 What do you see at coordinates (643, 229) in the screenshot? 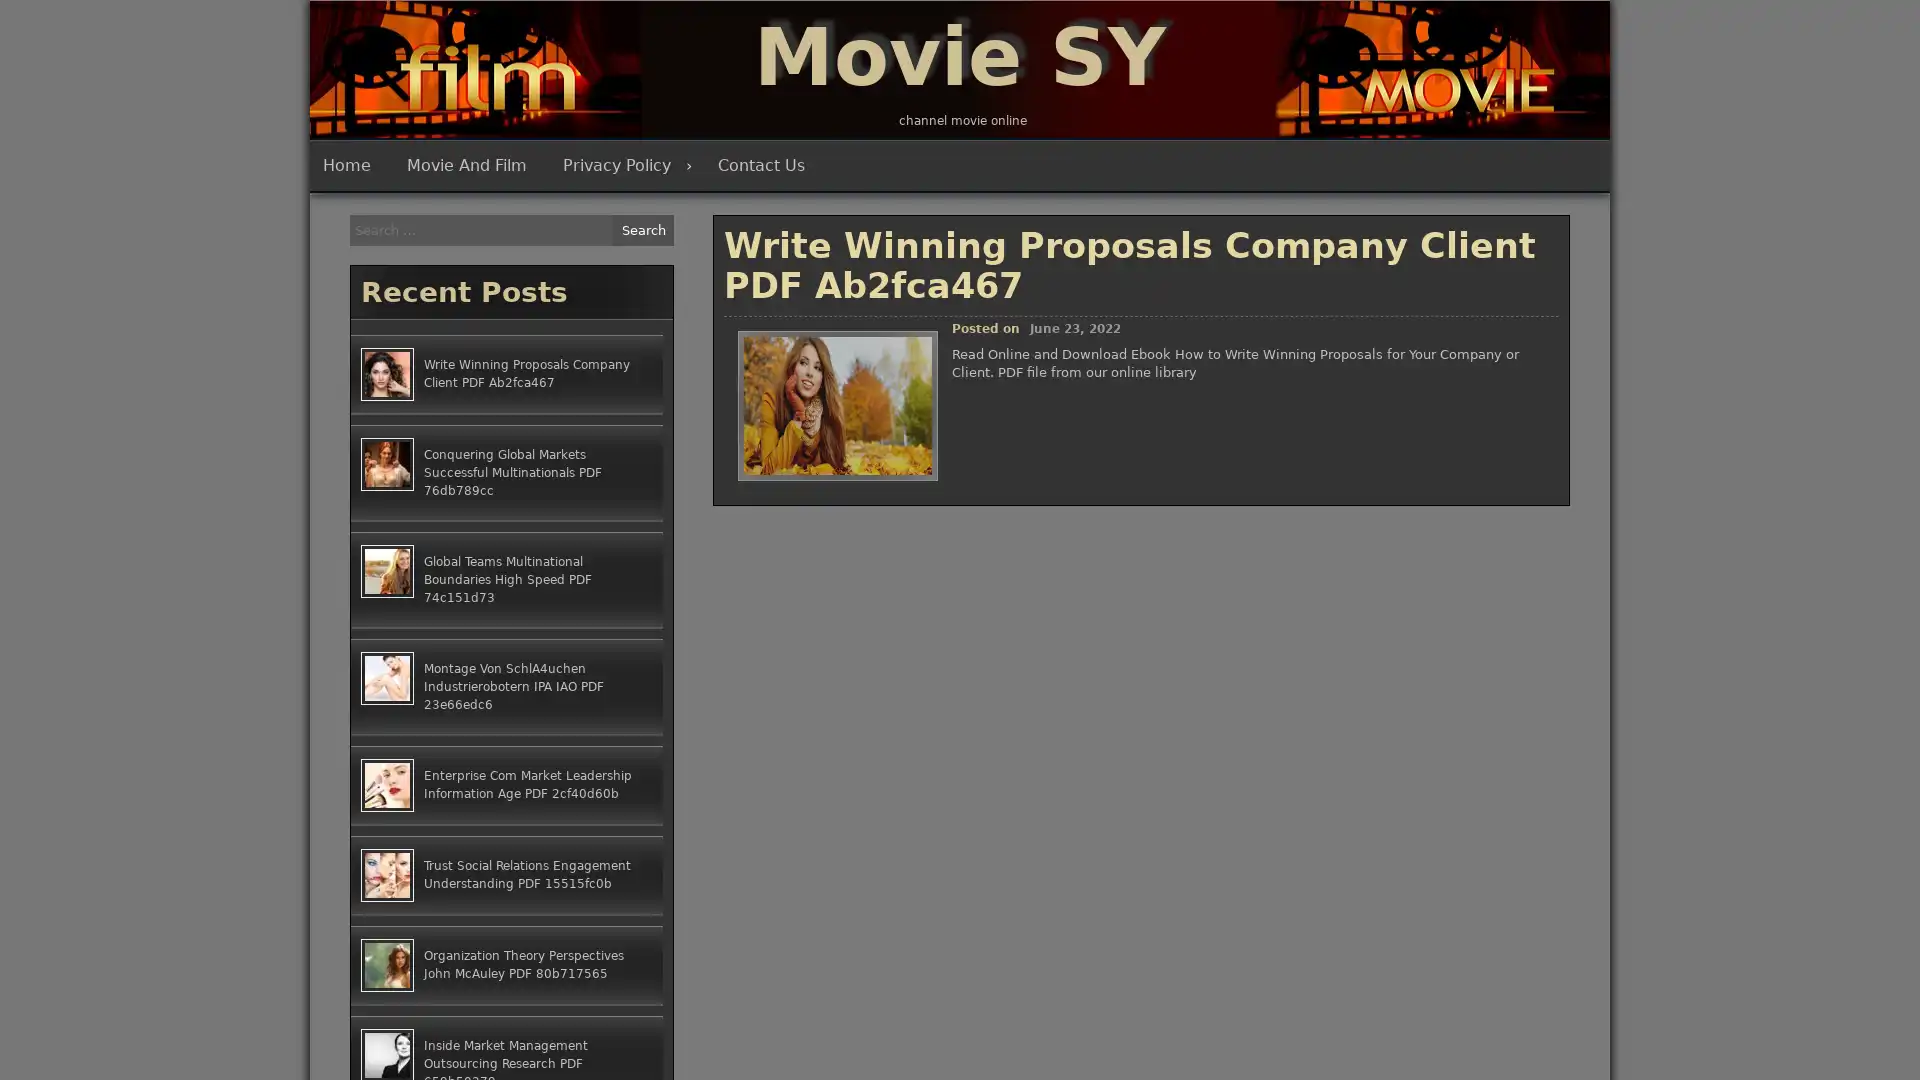
I see `Search` at bounding box center [643, 229].